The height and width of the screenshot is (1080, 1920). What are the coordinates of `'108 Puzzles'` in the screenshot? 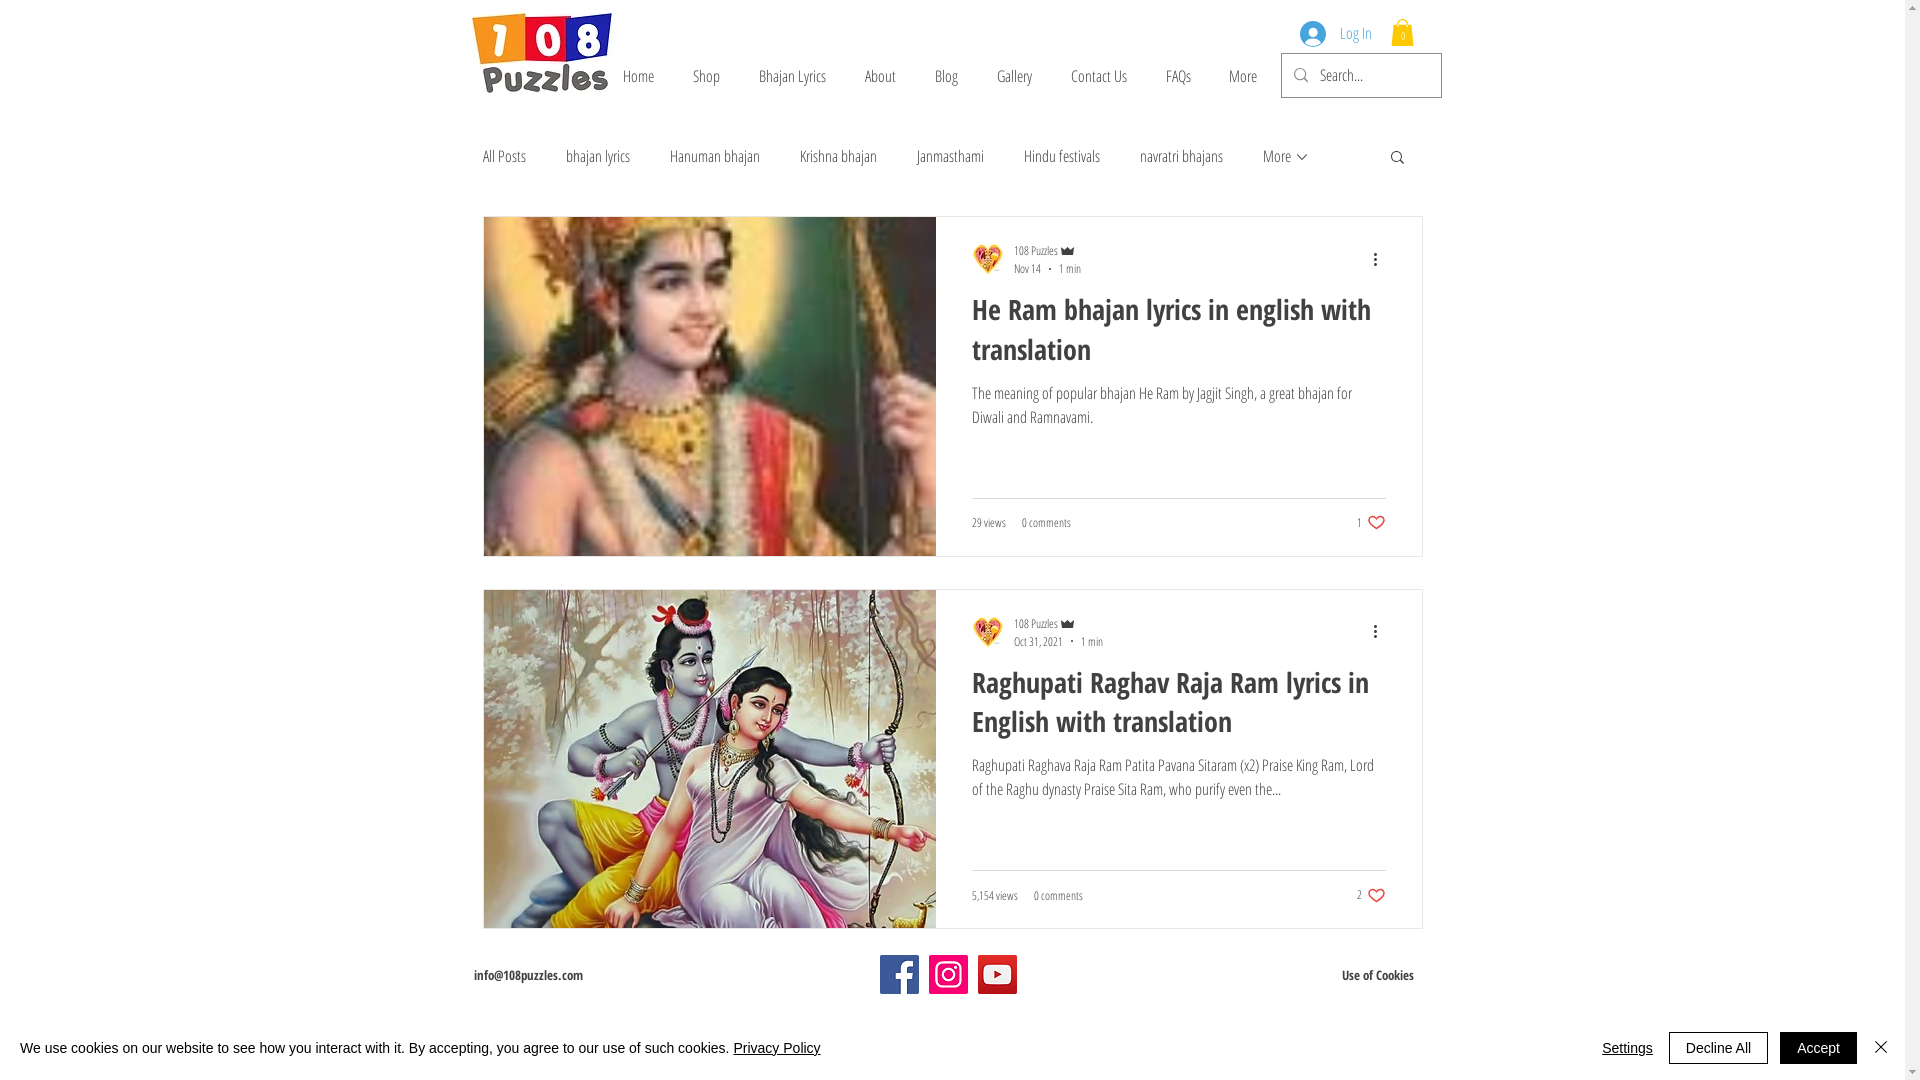 It's located at (1046, 249).